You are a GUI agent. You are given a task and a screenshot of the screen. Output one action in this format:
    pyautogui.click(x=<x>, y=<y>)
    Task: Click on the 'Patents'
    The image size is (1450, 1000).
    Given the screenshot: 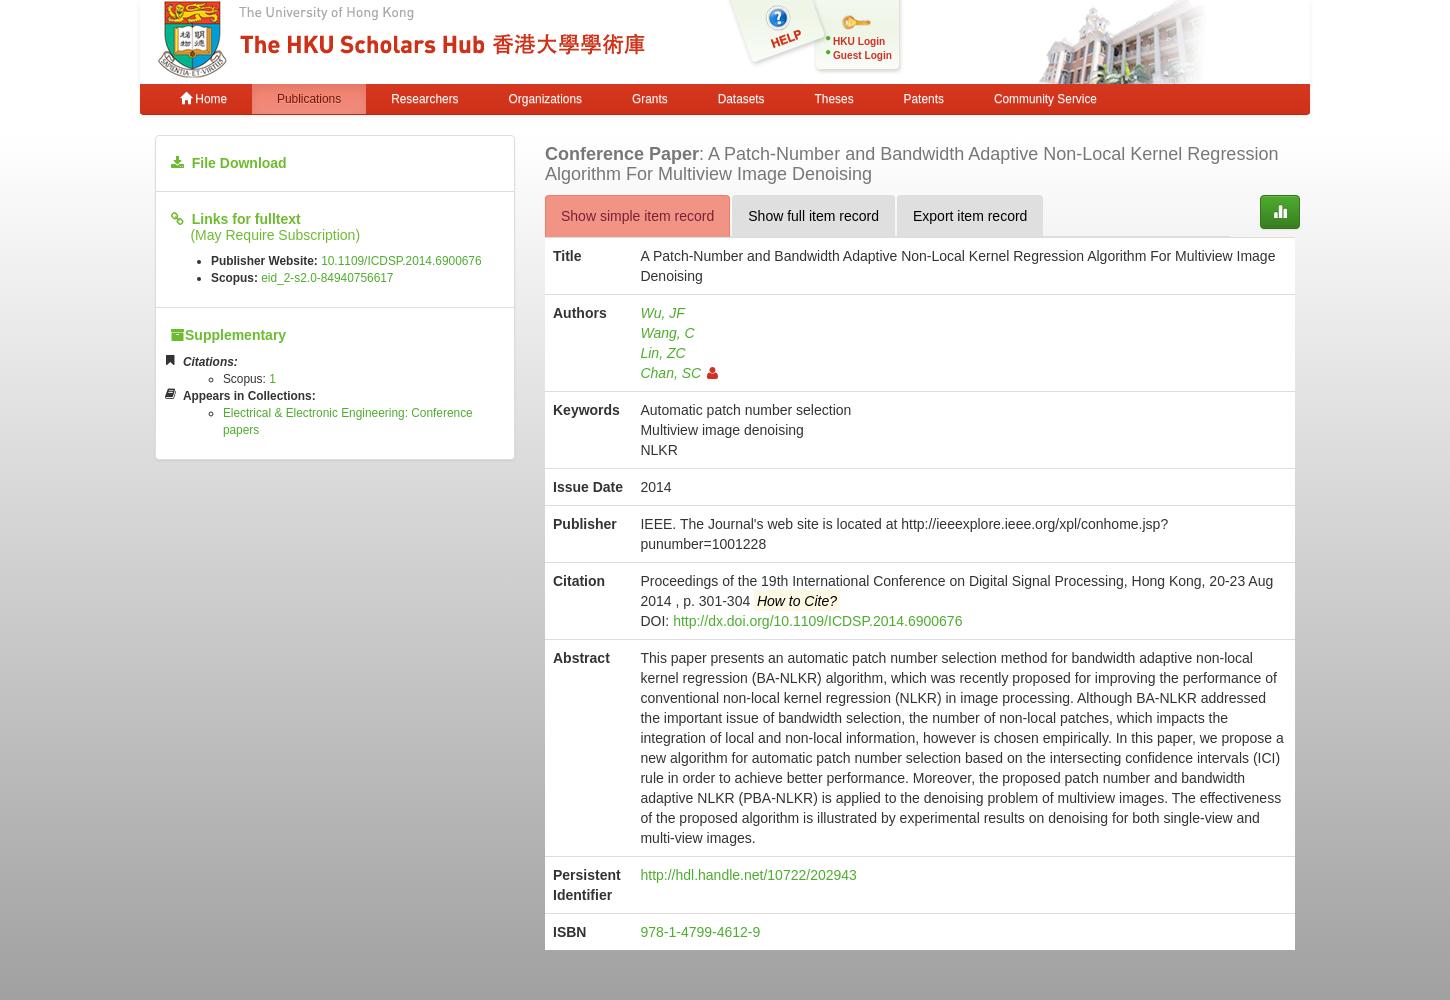 What is the action you would take?
    pyautogui.click(x=922, y=98)
    